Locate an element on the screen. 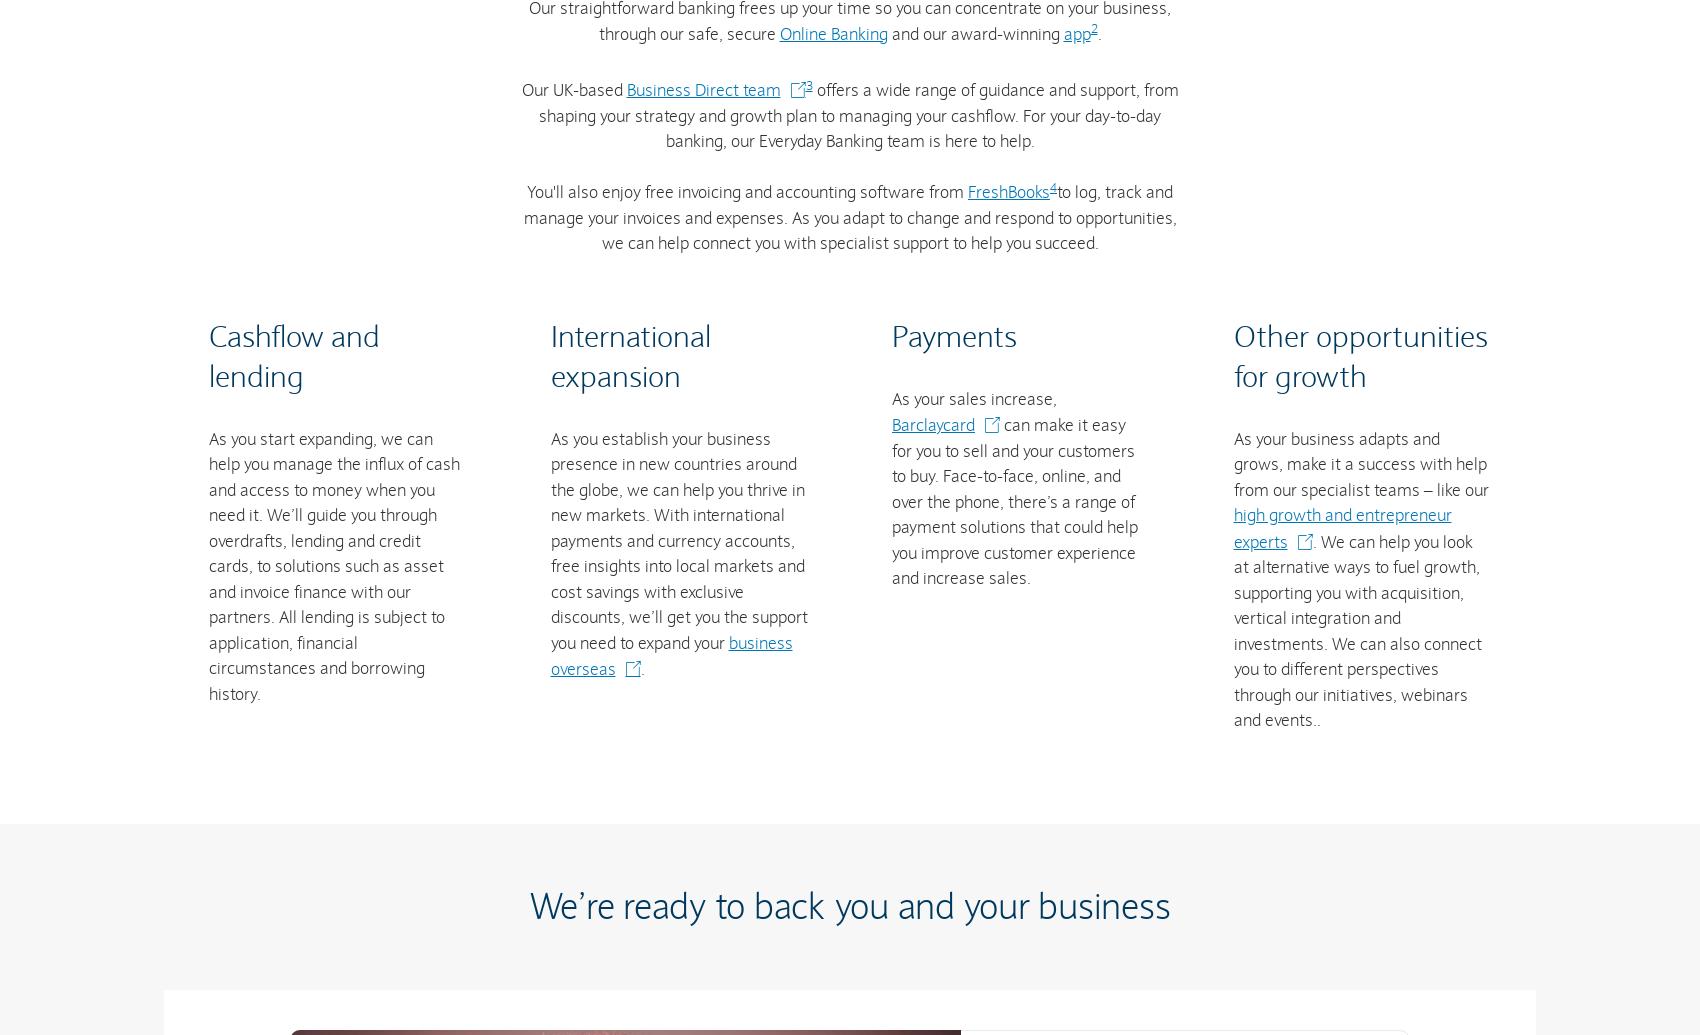 This screenshot has height=1035, width=1700. 'We don’t offer tax advice. If you’re not sure about tax or how VAT and other forms of tax work, seek independent financial advice. More Information about tax can be found on the' is located at coordinates (836, 153).